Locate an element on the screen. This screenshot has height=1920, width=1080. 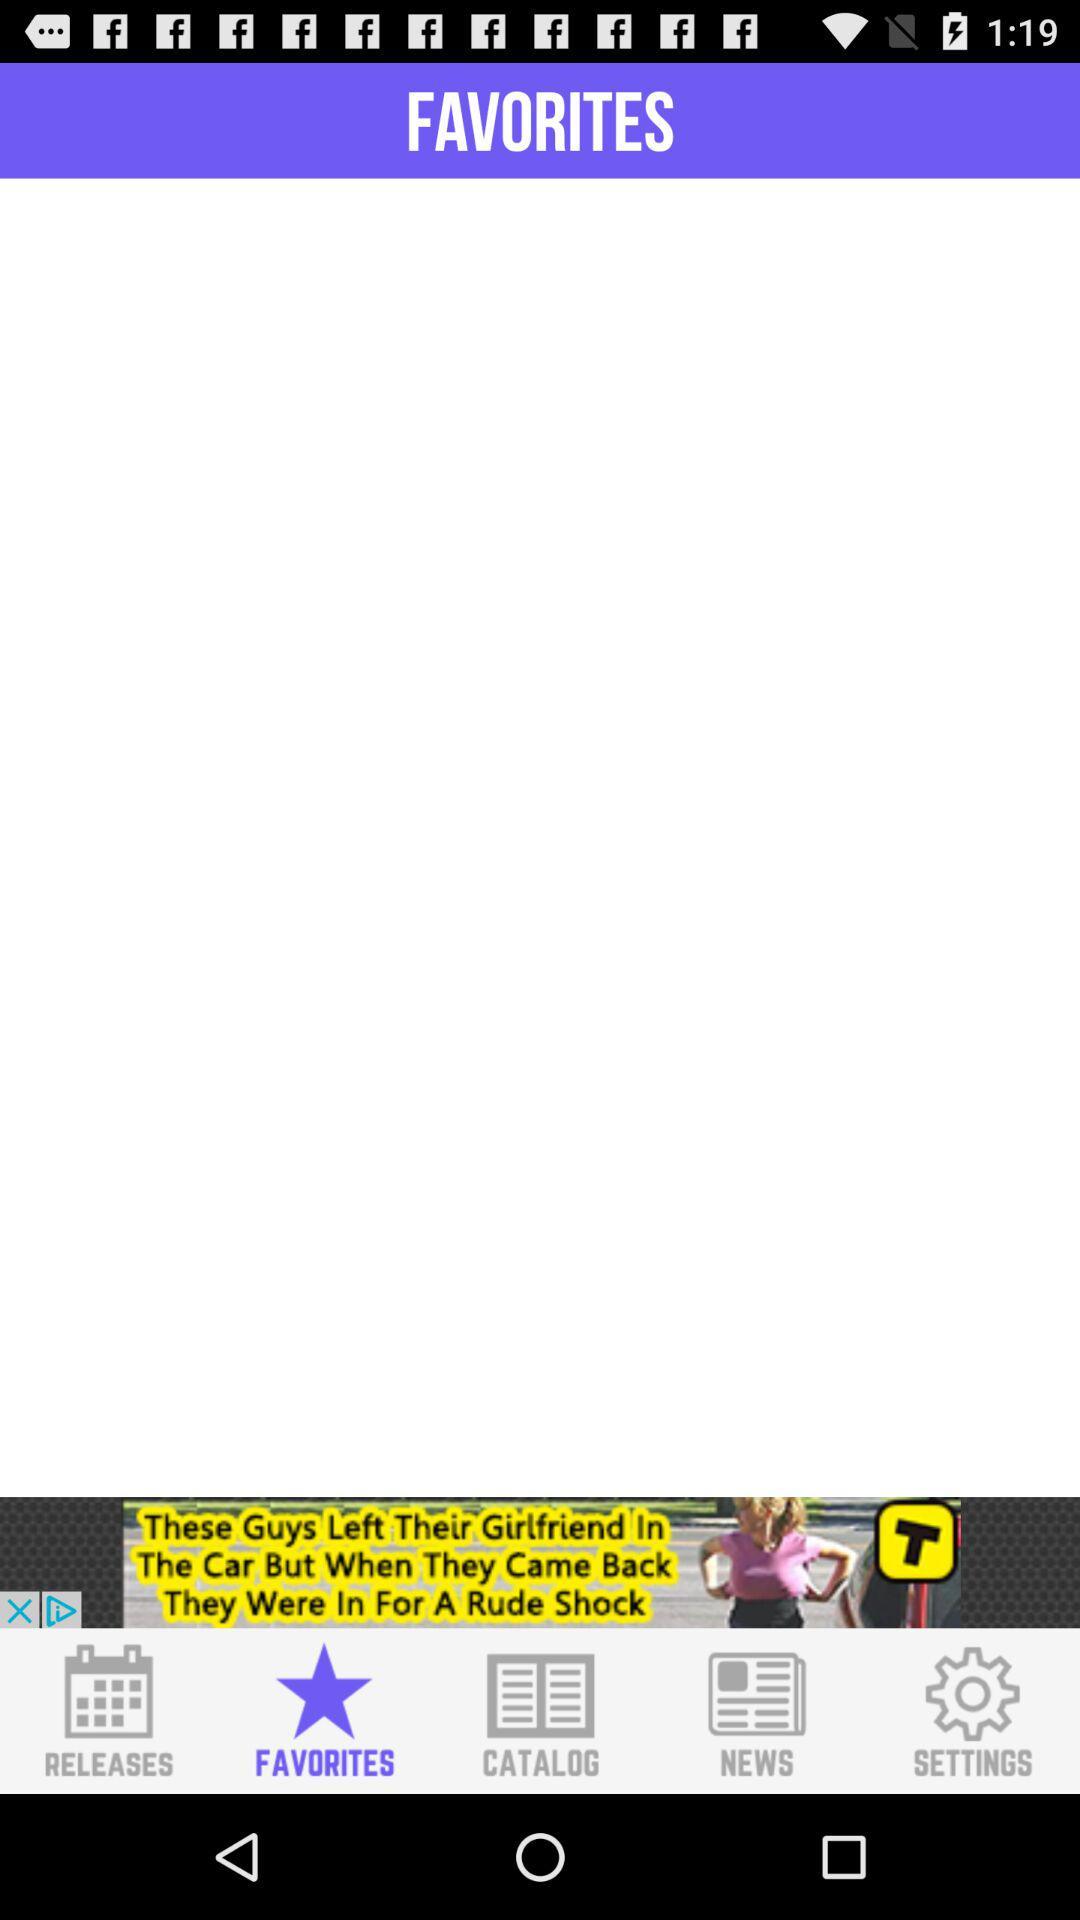
highlights the release option is located at coordinates (108, 1710).